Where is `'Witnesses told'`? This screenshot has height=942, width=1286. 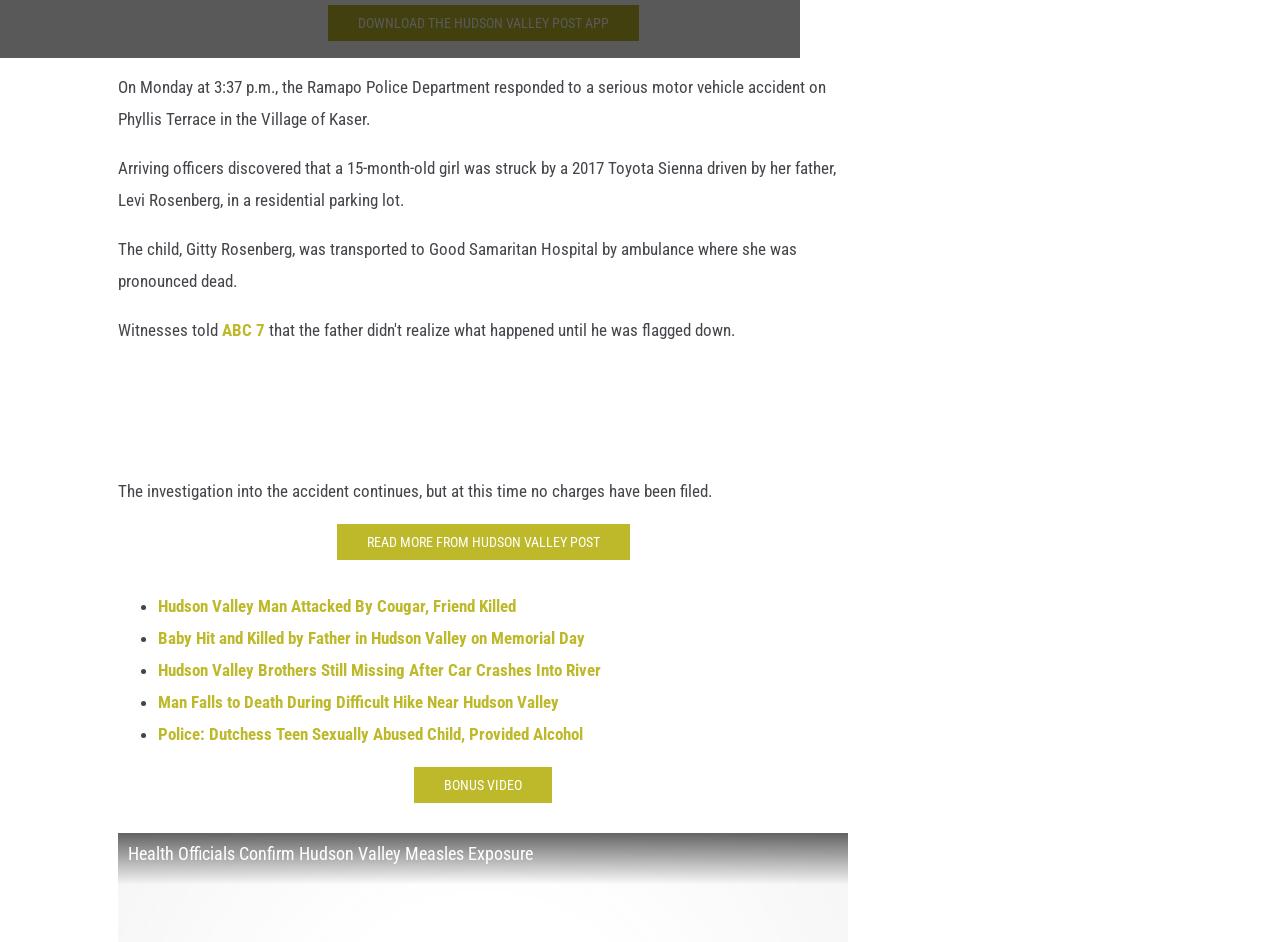 'Witnesses told' is located at coordinates (170, 340).